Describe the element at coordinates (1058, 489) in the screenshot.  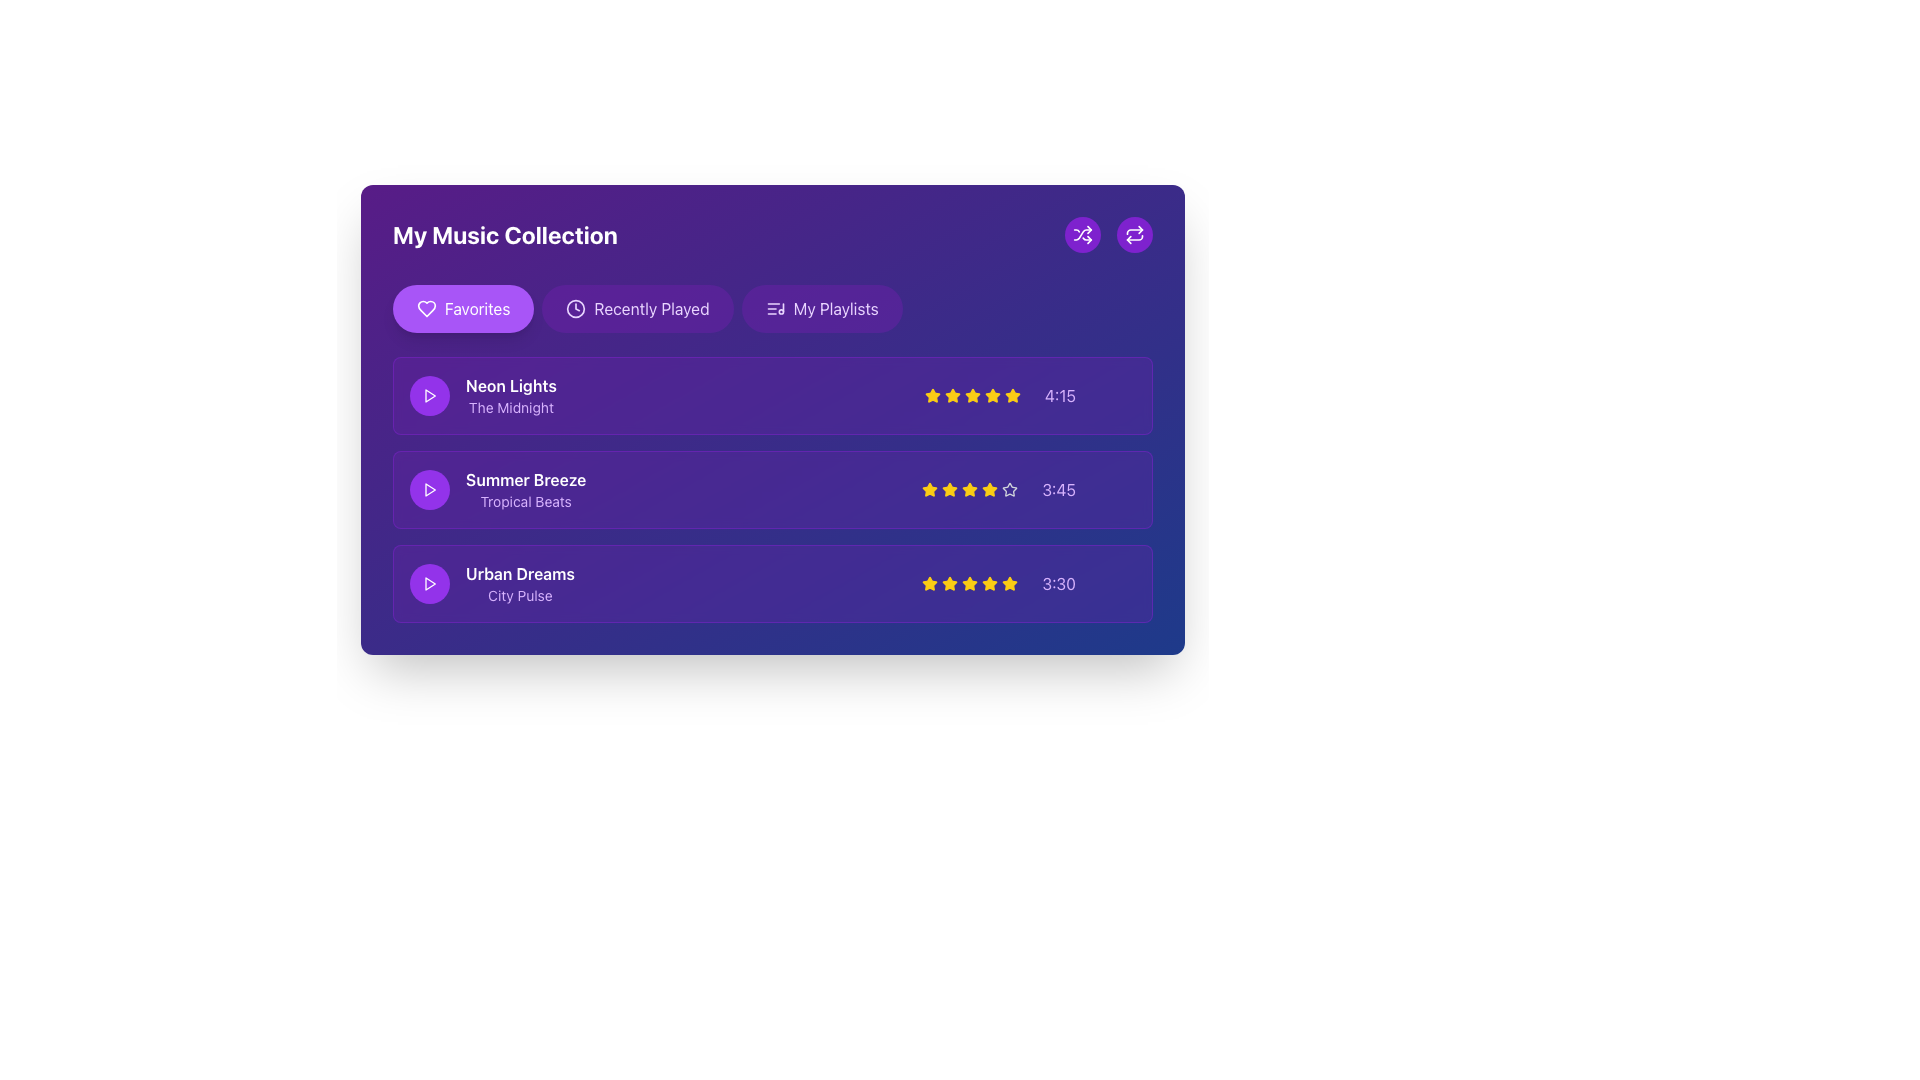
I see `the text label displaying the time duration '3:45', which is light purple and located on the right end of the second row in the music playlist interface` at that location.